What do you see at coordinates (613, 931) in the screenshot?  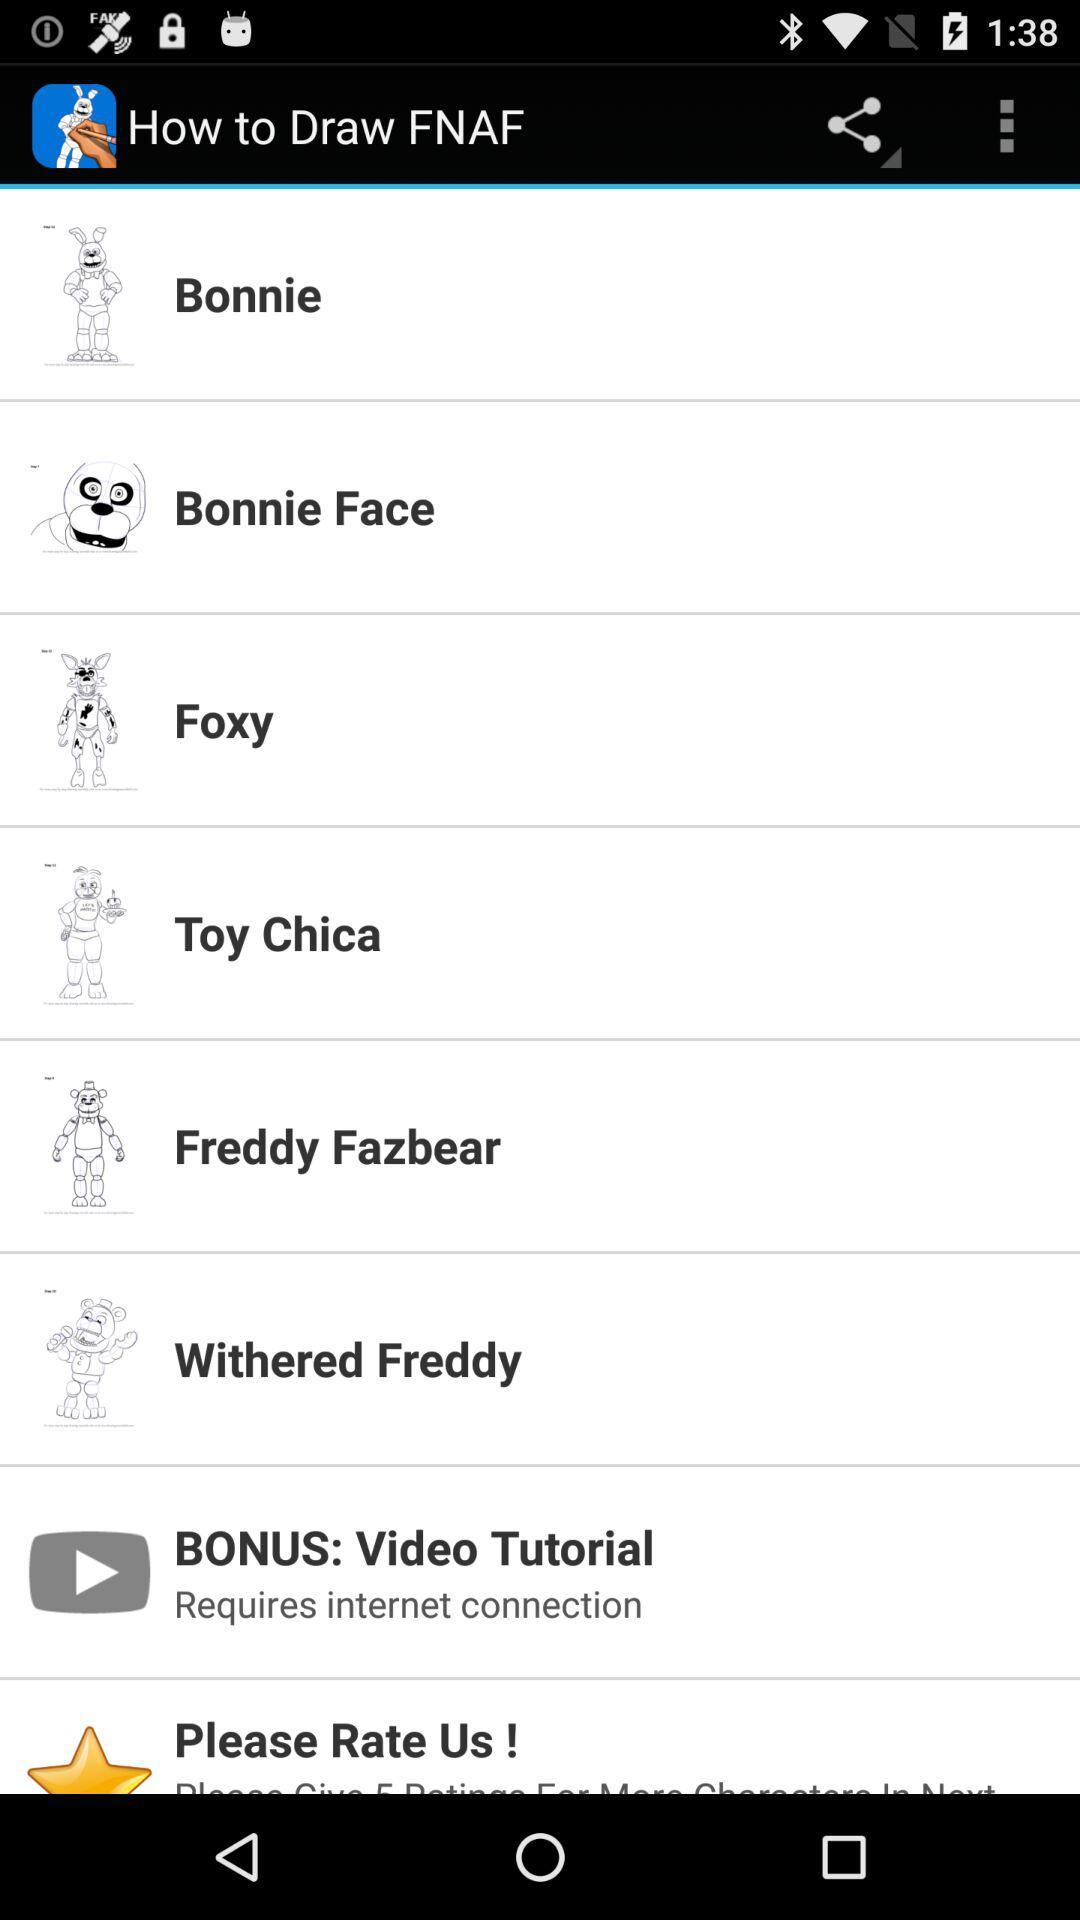 I see `toy chica app` at bounding box center [613, 931].